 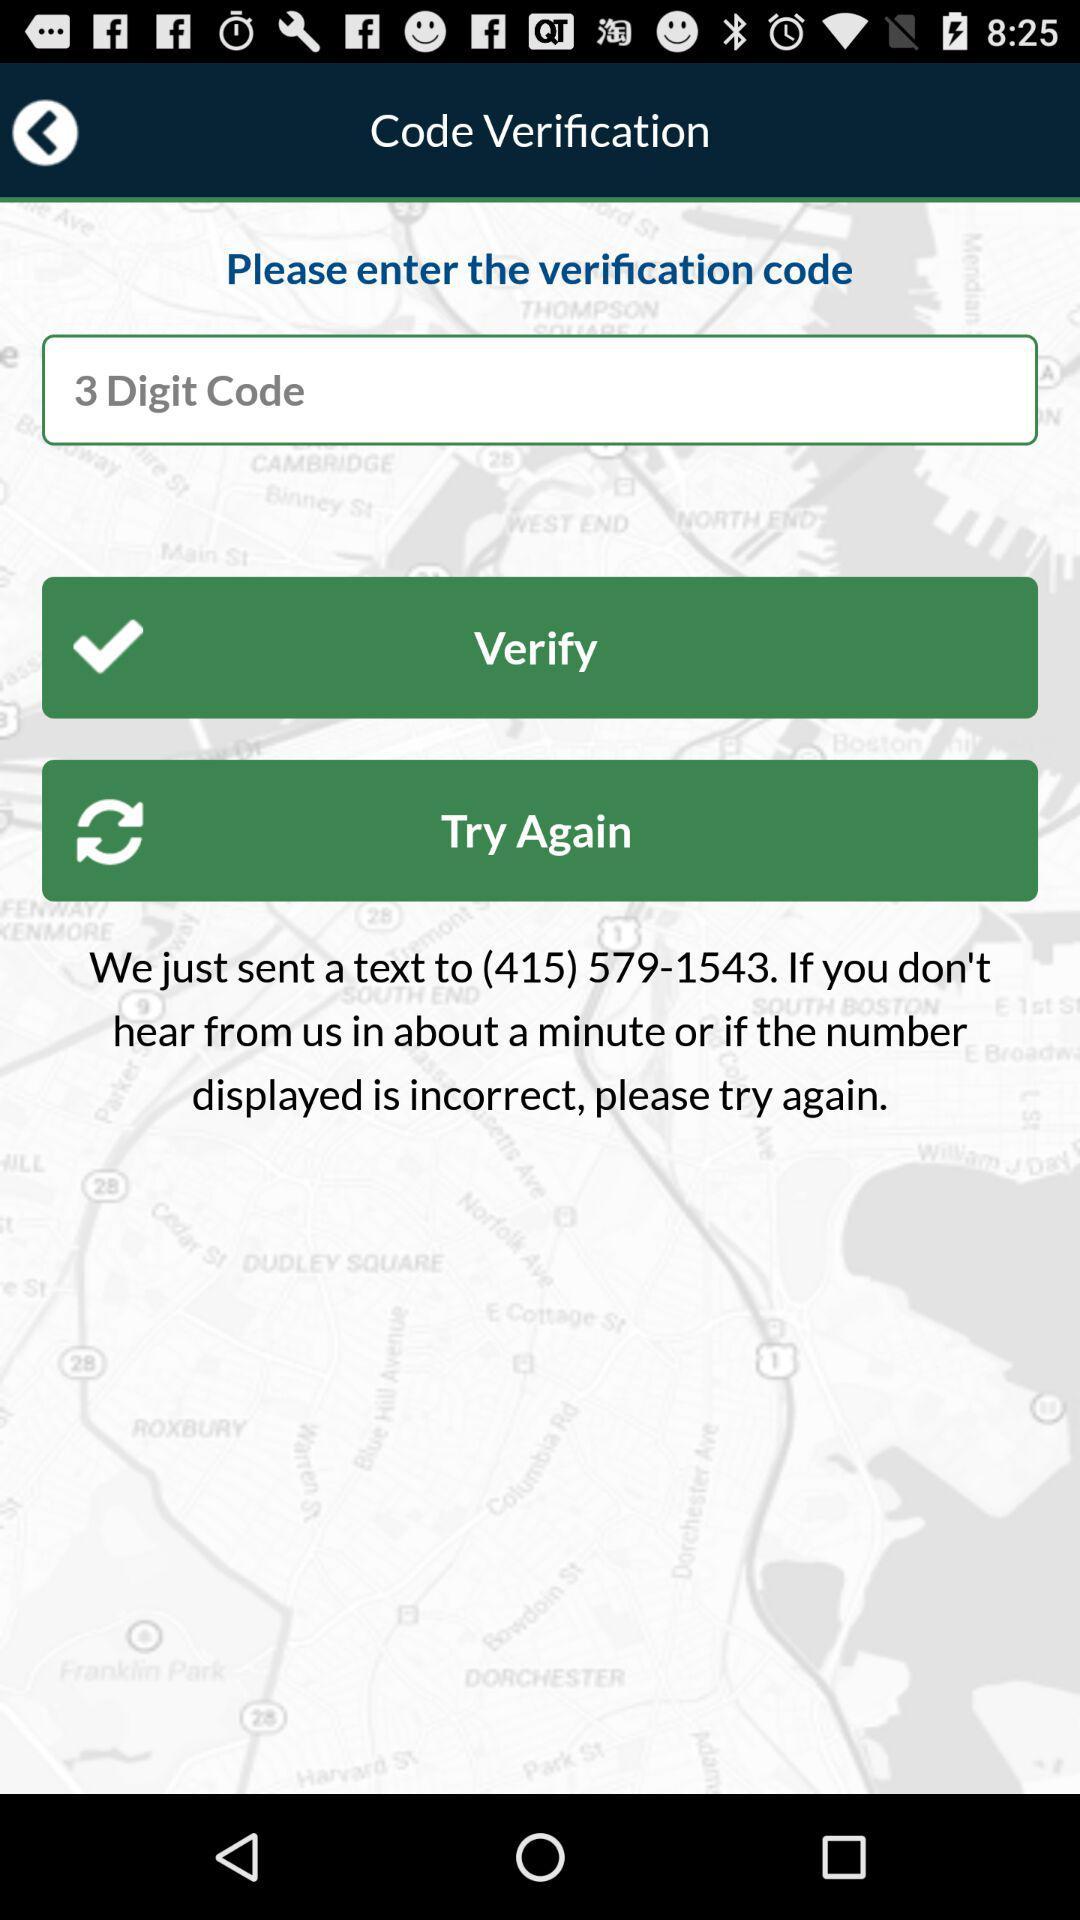 What do you see at coordinates (540, 830) in the screenshot?
I see `item below the verify button` at bounding box center [540, 830].